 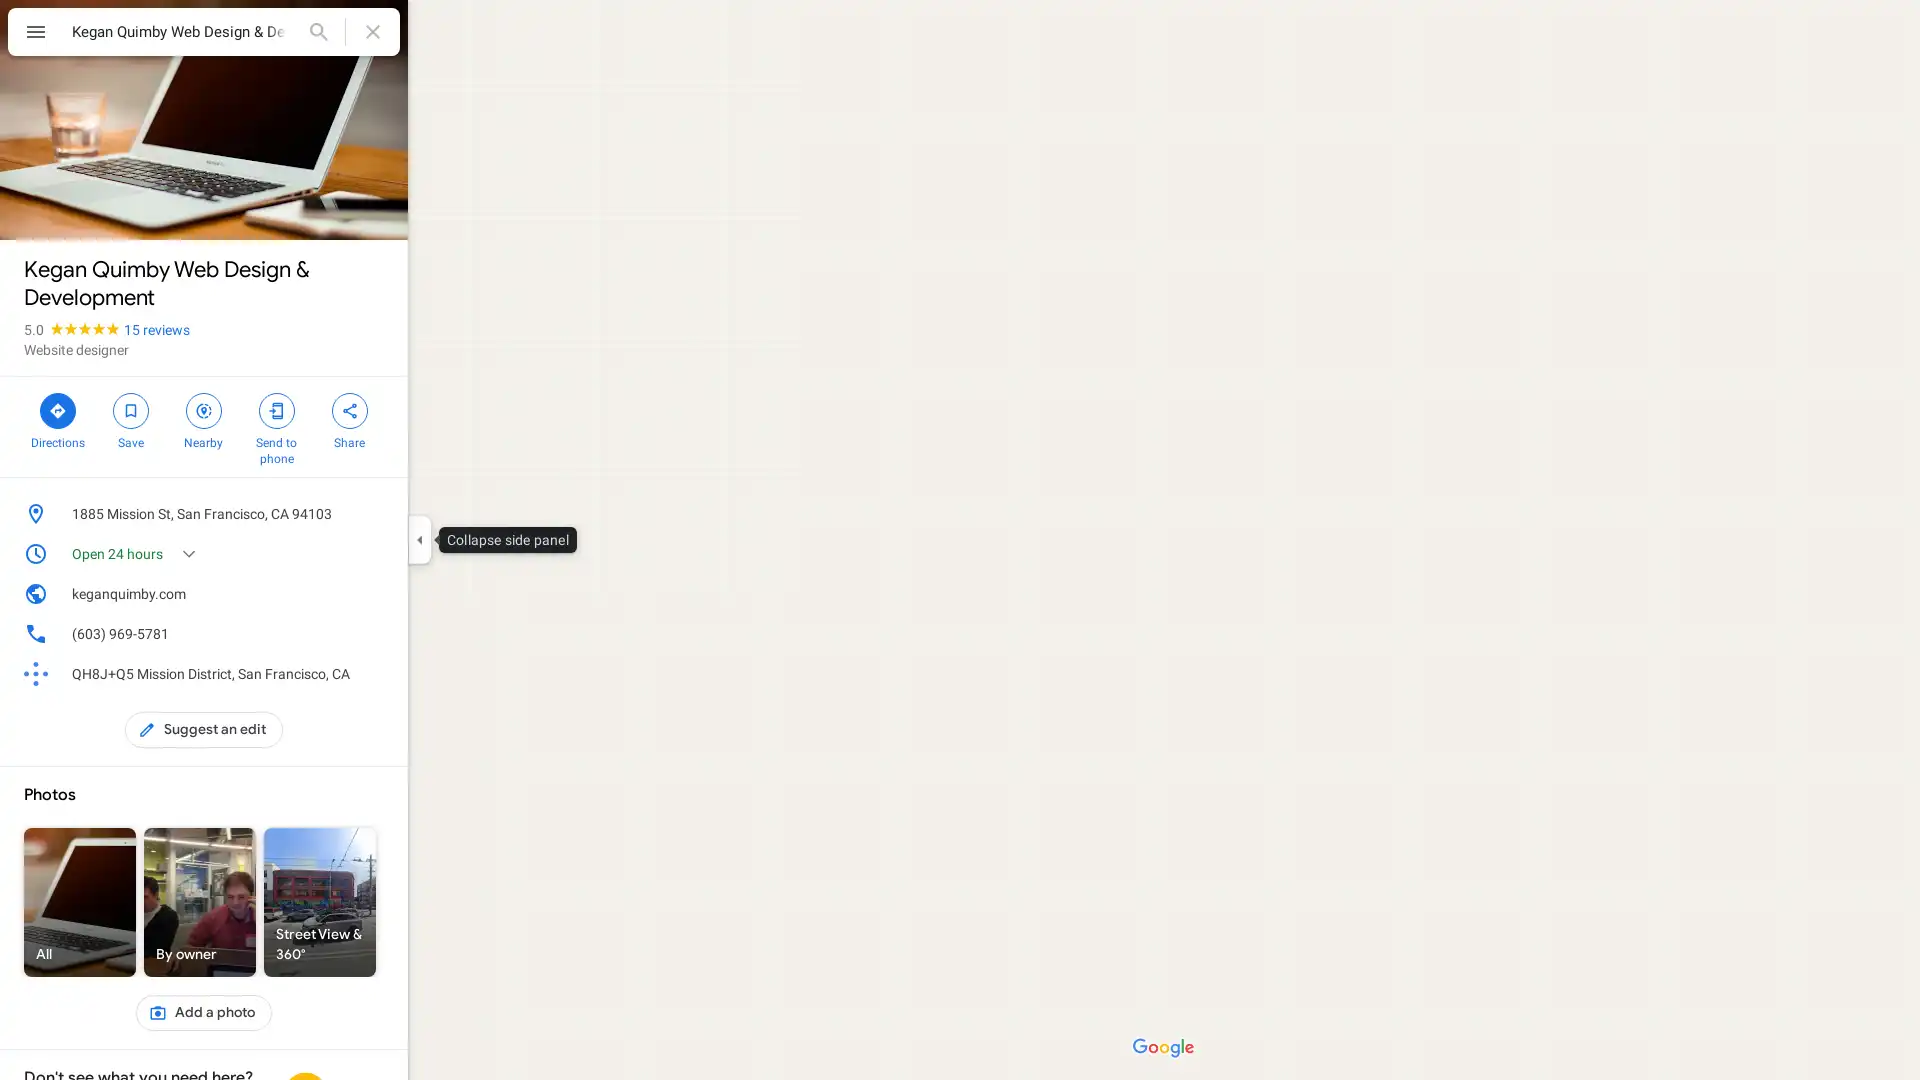 What do you see at coordinates (73, 329) in the screenshot?
I see `5.0 stars` at bounding box center [73, 329].